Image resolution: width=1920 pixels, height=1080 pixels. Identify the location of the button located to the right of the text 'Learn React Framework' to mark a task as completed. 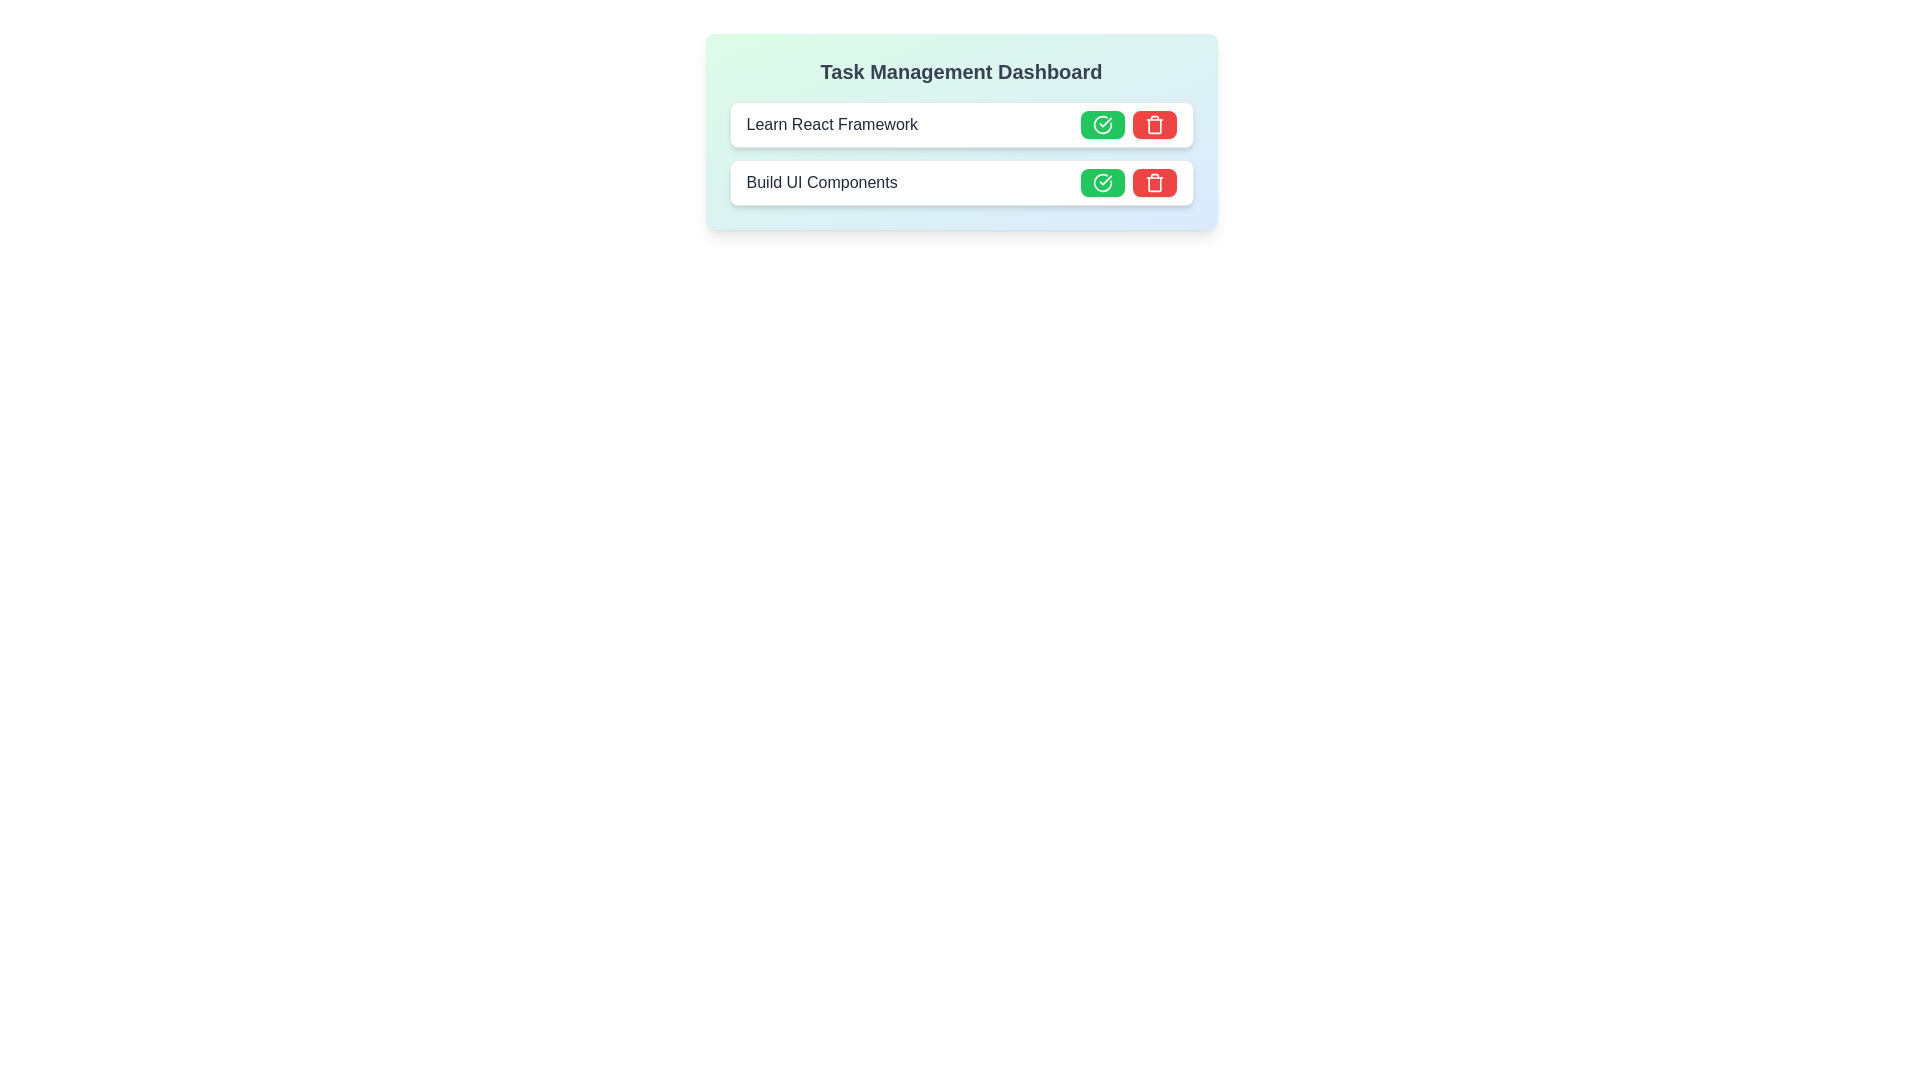
(1101, 124).